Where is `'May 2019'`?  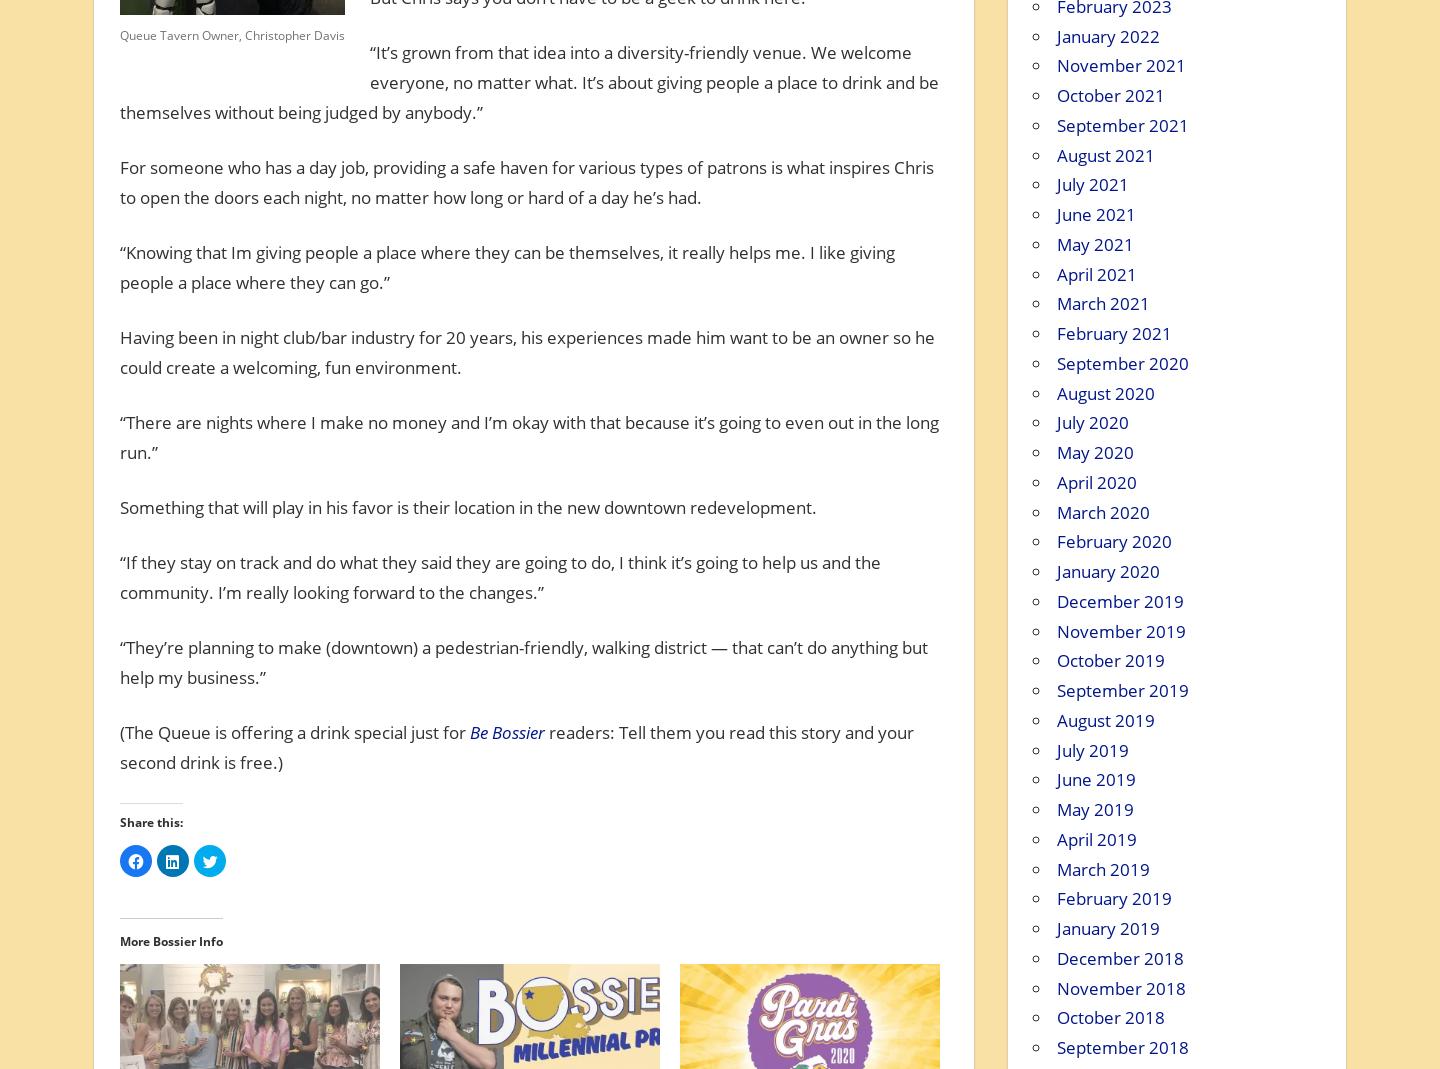 'May 2019' is located at coordinates (1094, 809).